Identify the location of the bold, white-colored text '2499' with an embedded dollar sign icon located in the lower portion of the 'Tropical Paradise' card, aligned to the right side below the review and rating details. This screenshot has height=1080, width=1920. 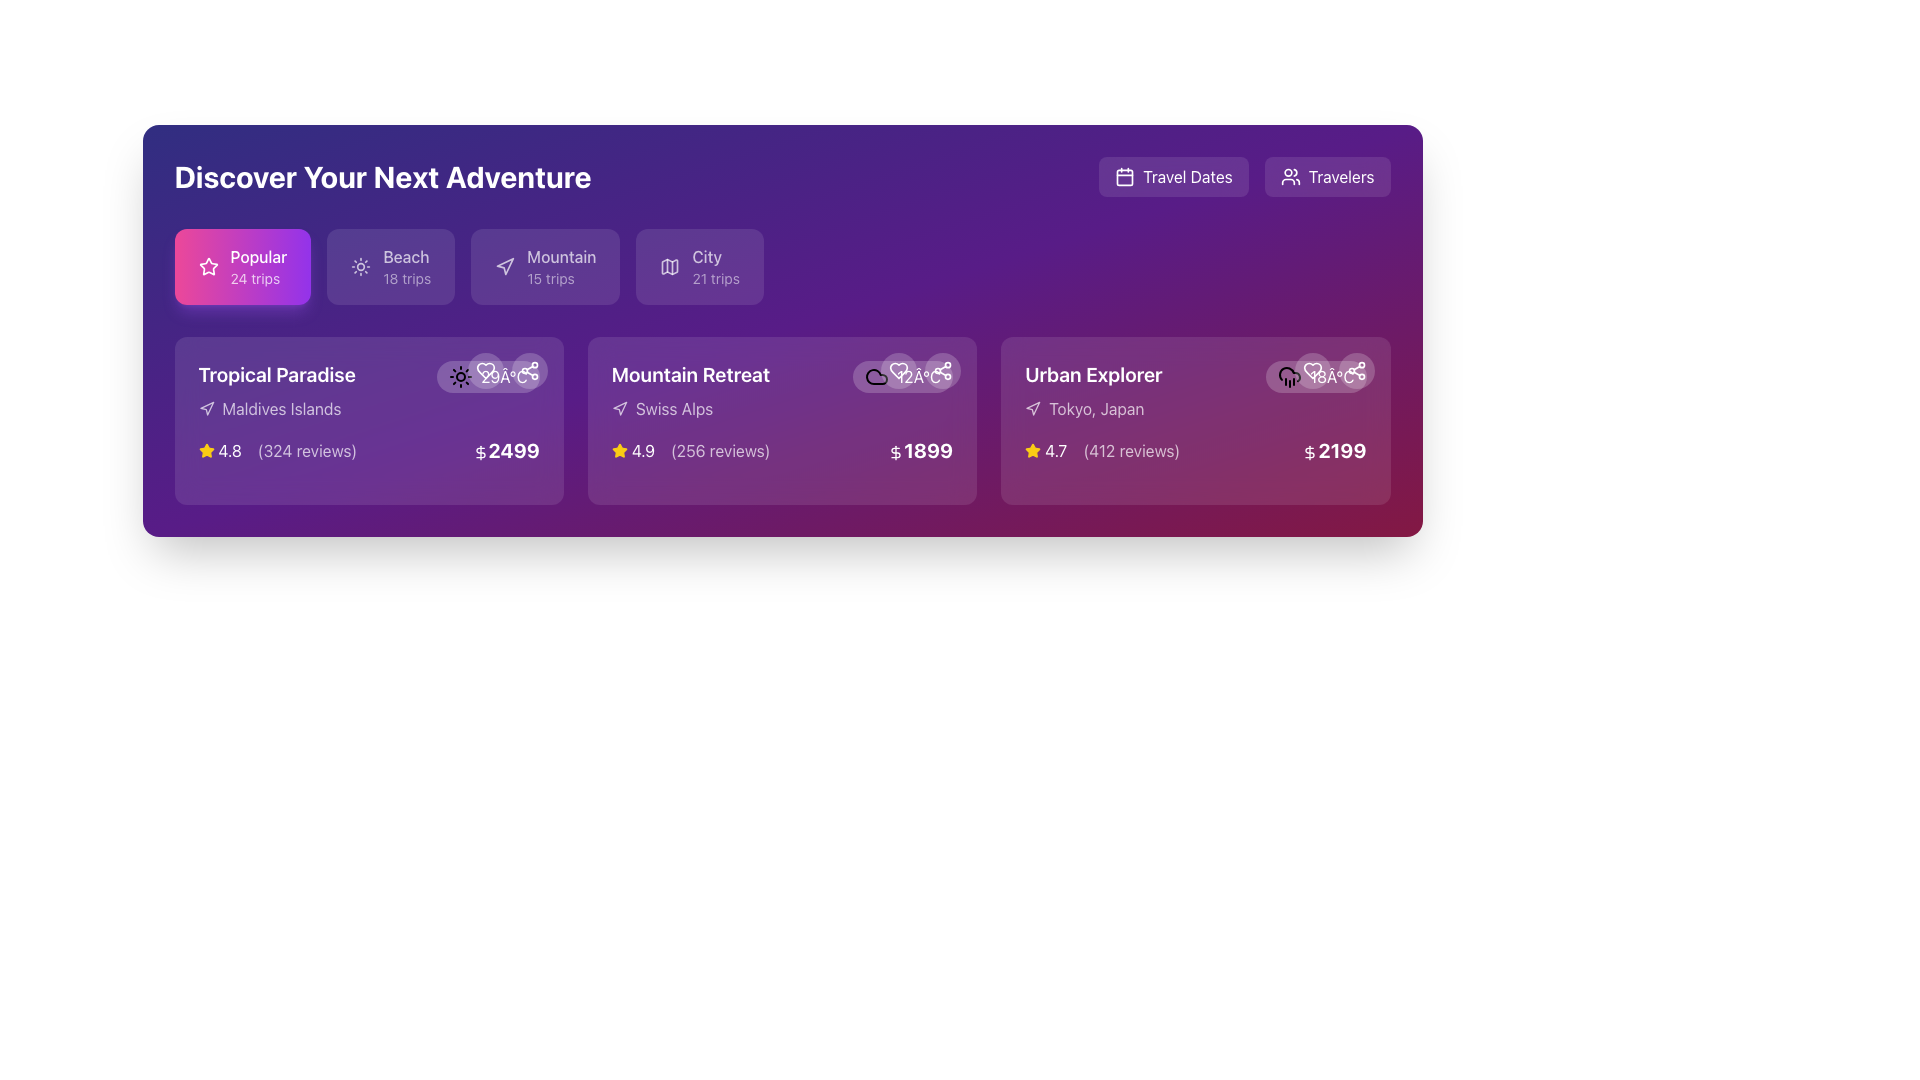
(506, 451).